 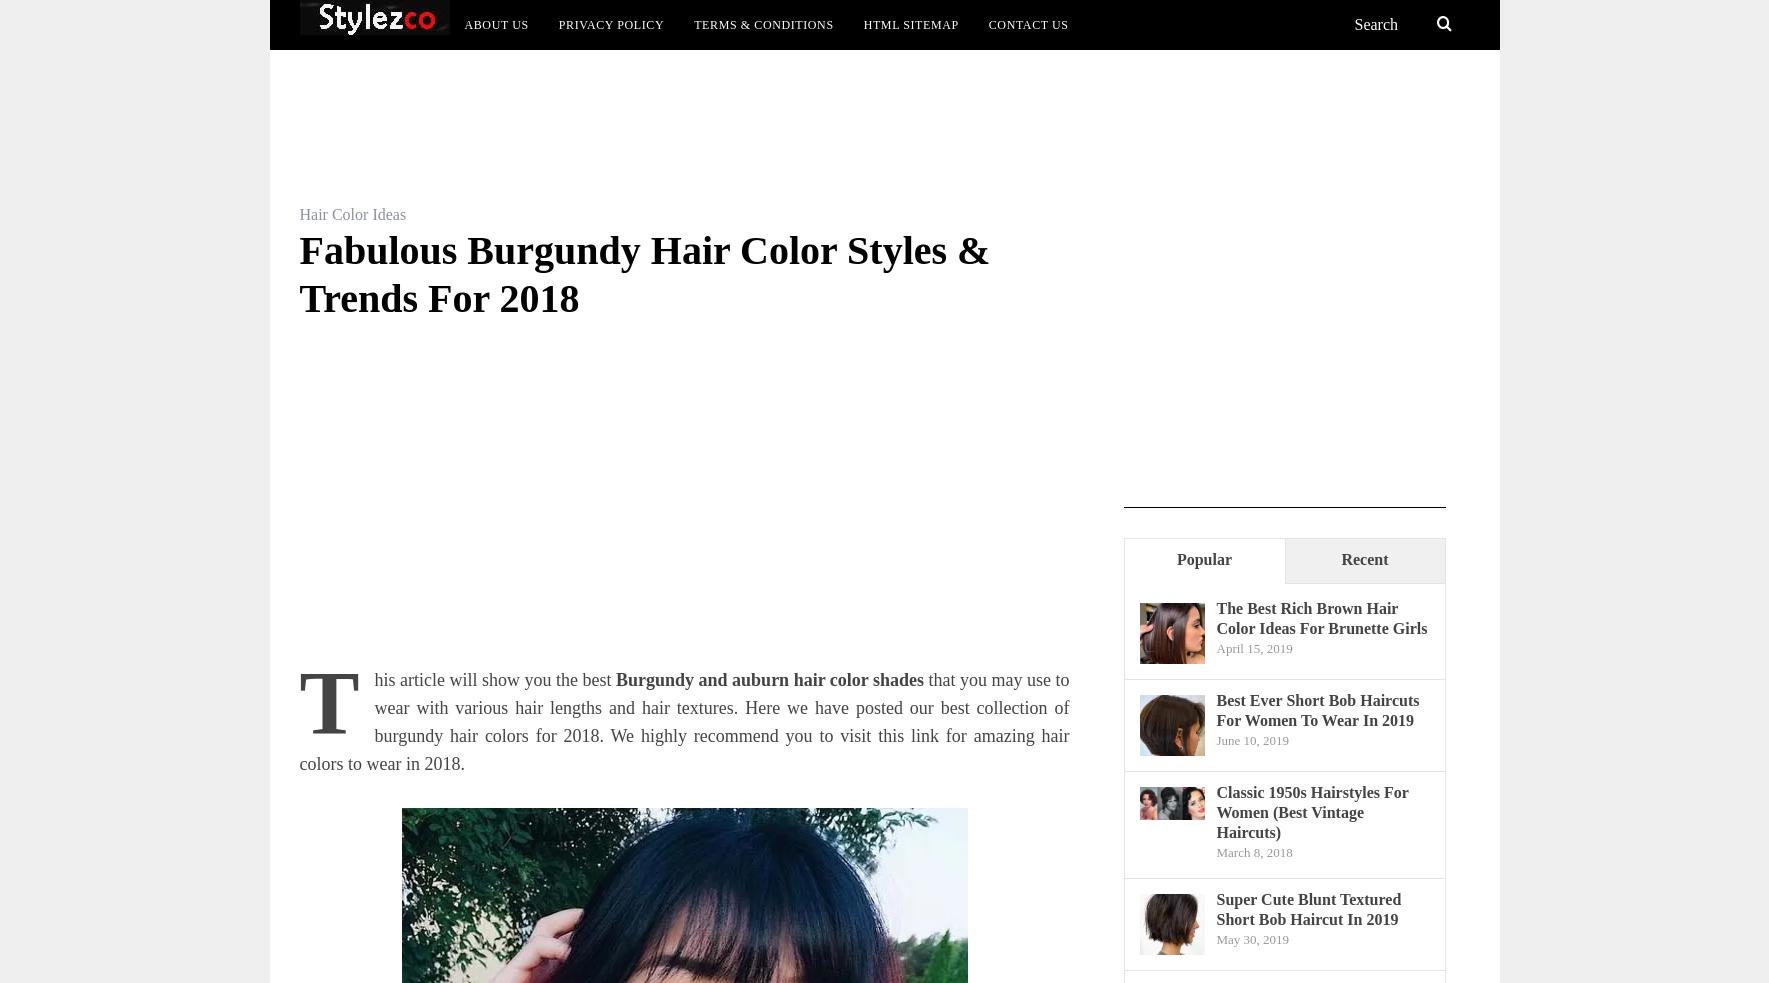 I want to click on 'Trends & Styles', so click(x=341, y=79).